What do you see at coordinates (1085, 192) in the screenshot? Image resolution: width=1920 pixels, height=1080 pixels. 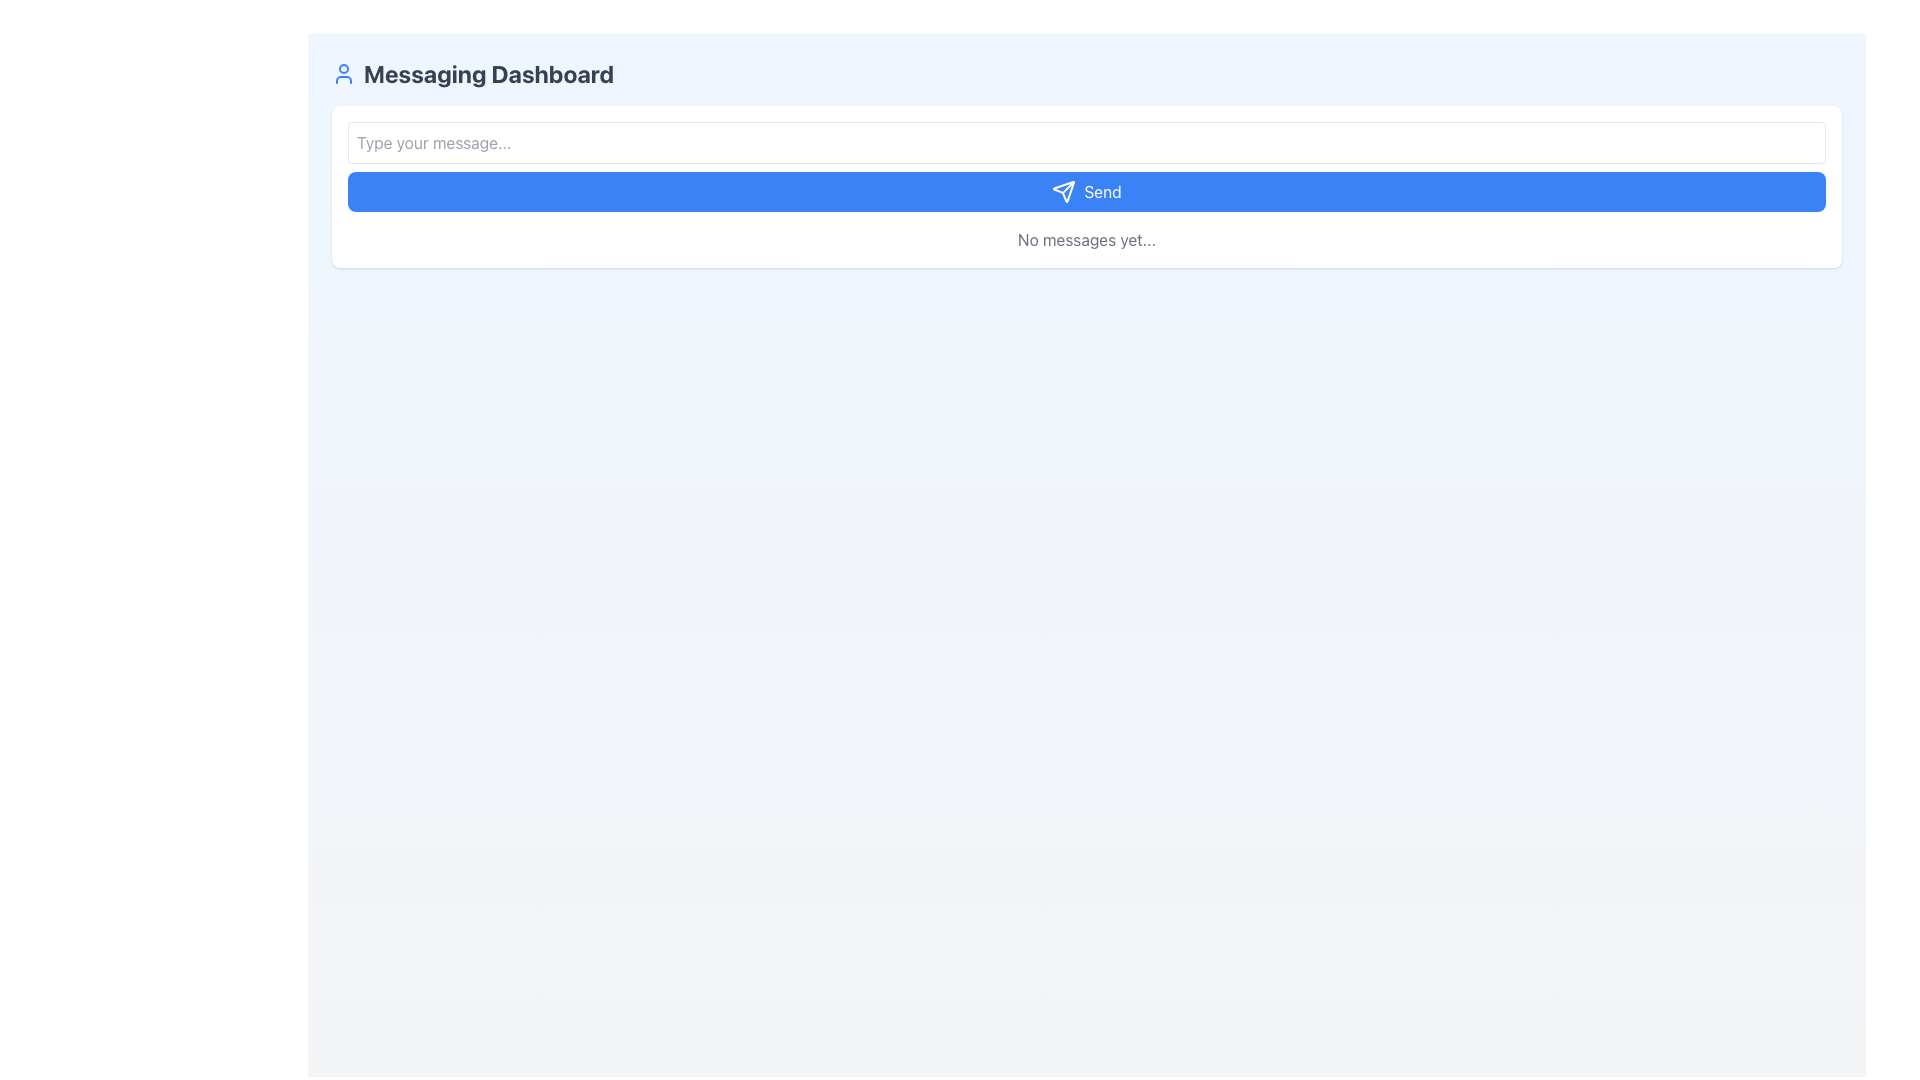 I see `the submission button located beneath the input field with placeholder 'Type your message...' to observe visual changes` at bounding box center [1085, 192].